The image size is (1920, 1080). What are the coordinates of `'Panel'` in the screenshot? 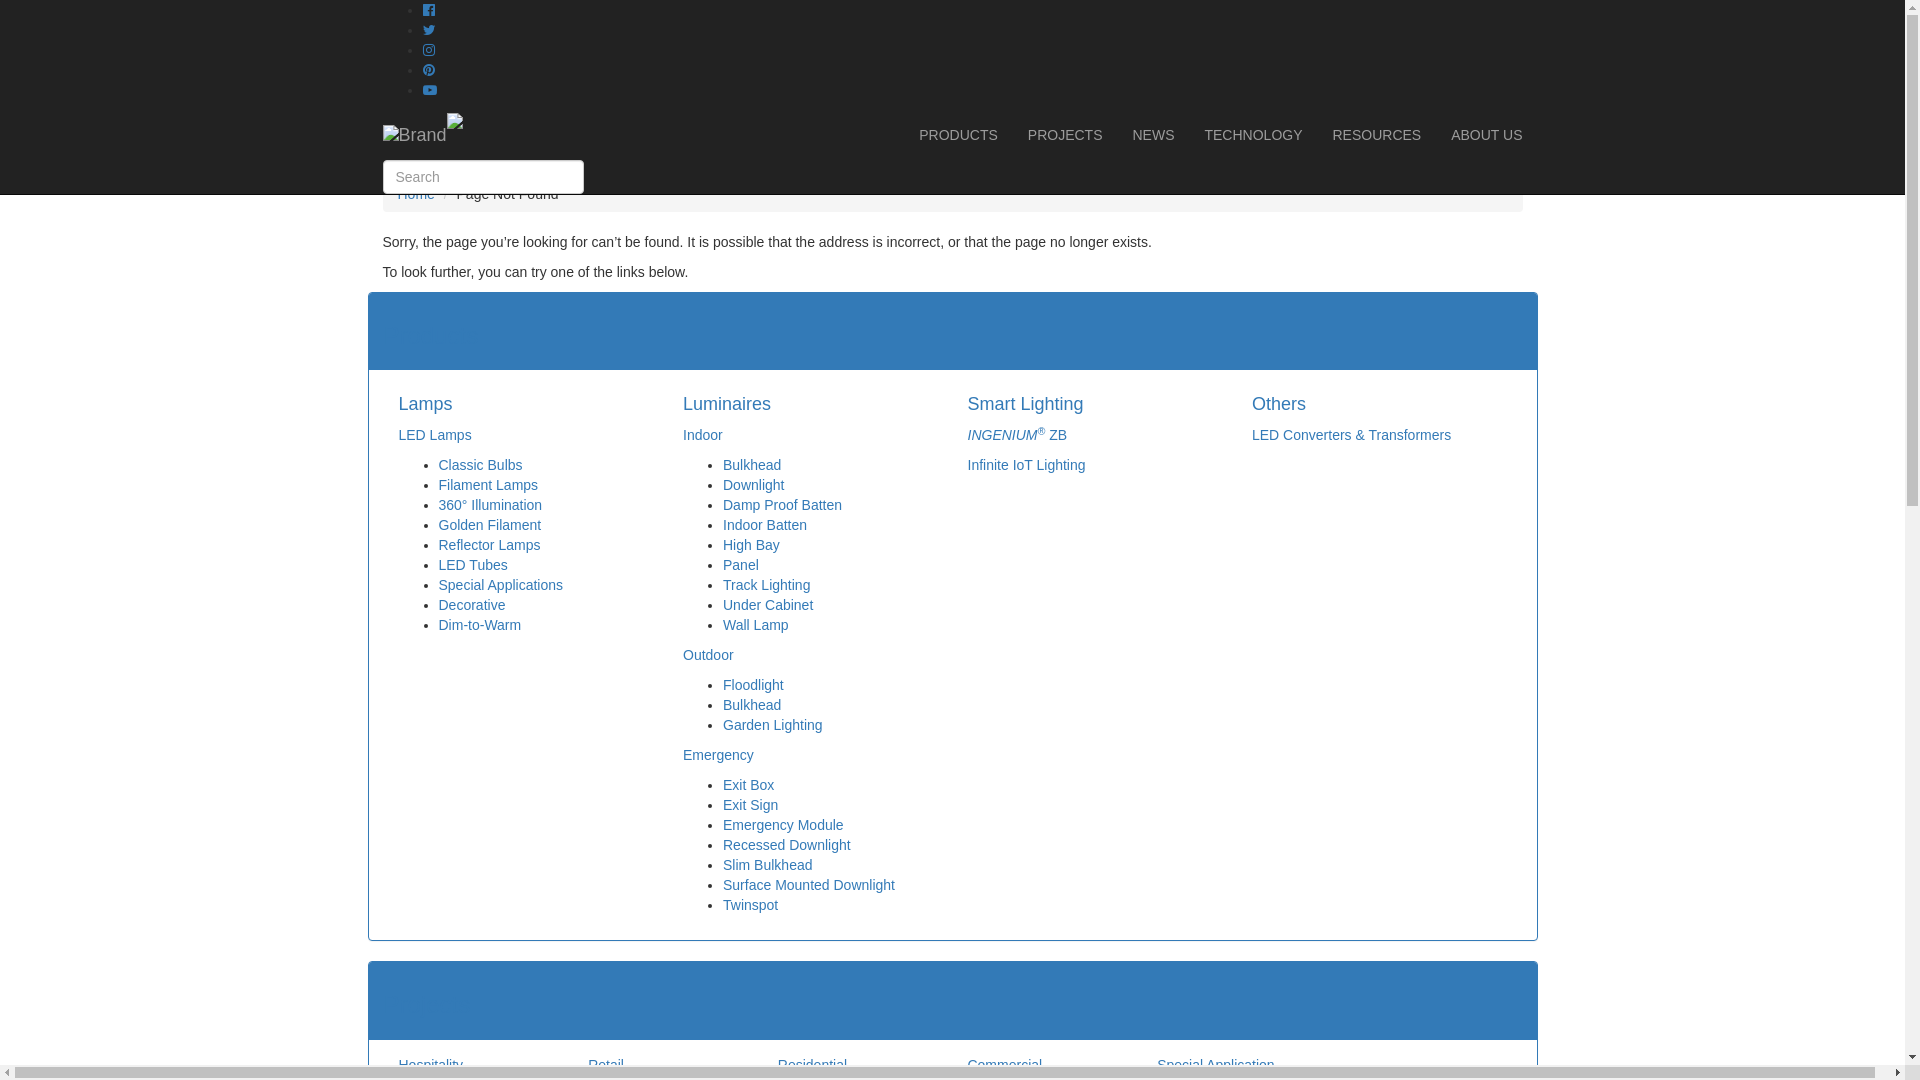 It's located at (722, 564).